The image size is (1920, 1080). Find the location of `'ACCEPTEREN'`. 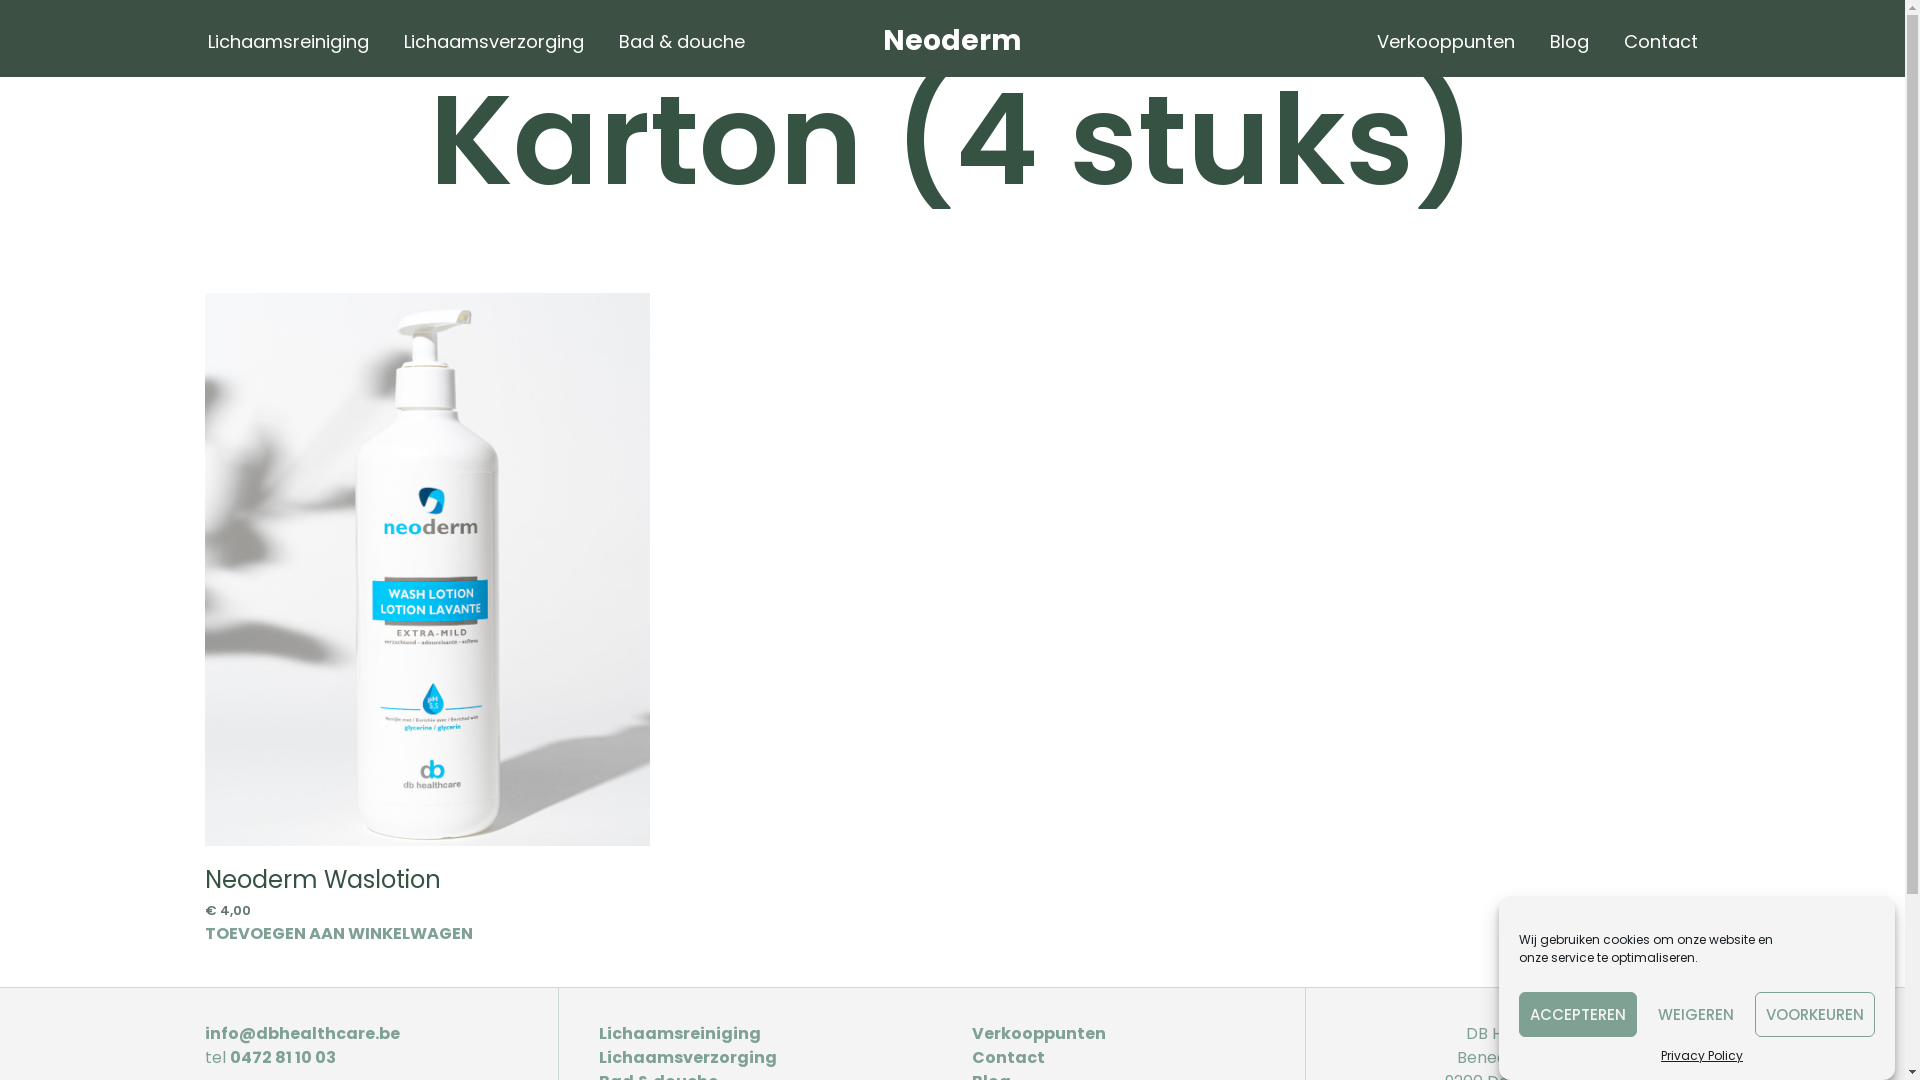

'ACCEPTEREN' is located at coordinates (1577, 1014).